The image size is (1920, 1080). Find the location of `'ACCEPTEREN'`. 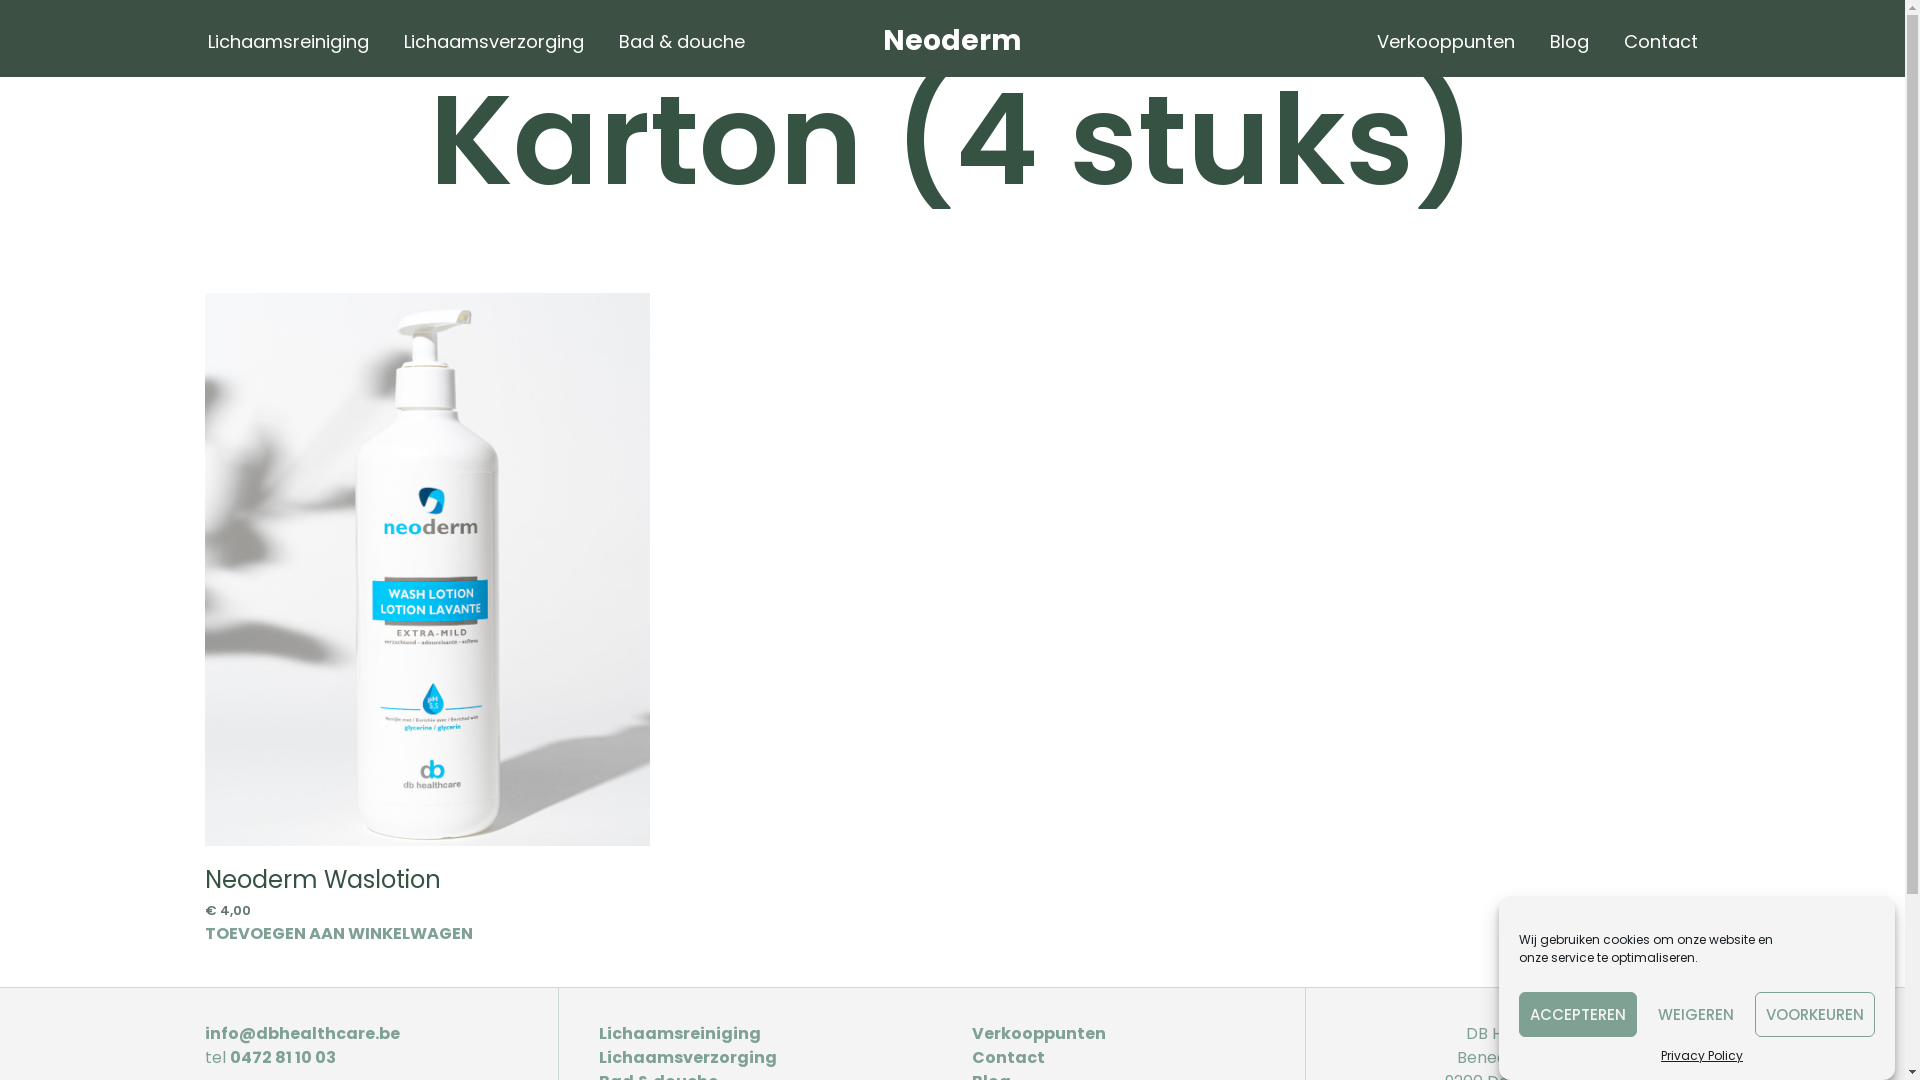

'ACCEPTEREN' is located at coordinates (1577, 1014).